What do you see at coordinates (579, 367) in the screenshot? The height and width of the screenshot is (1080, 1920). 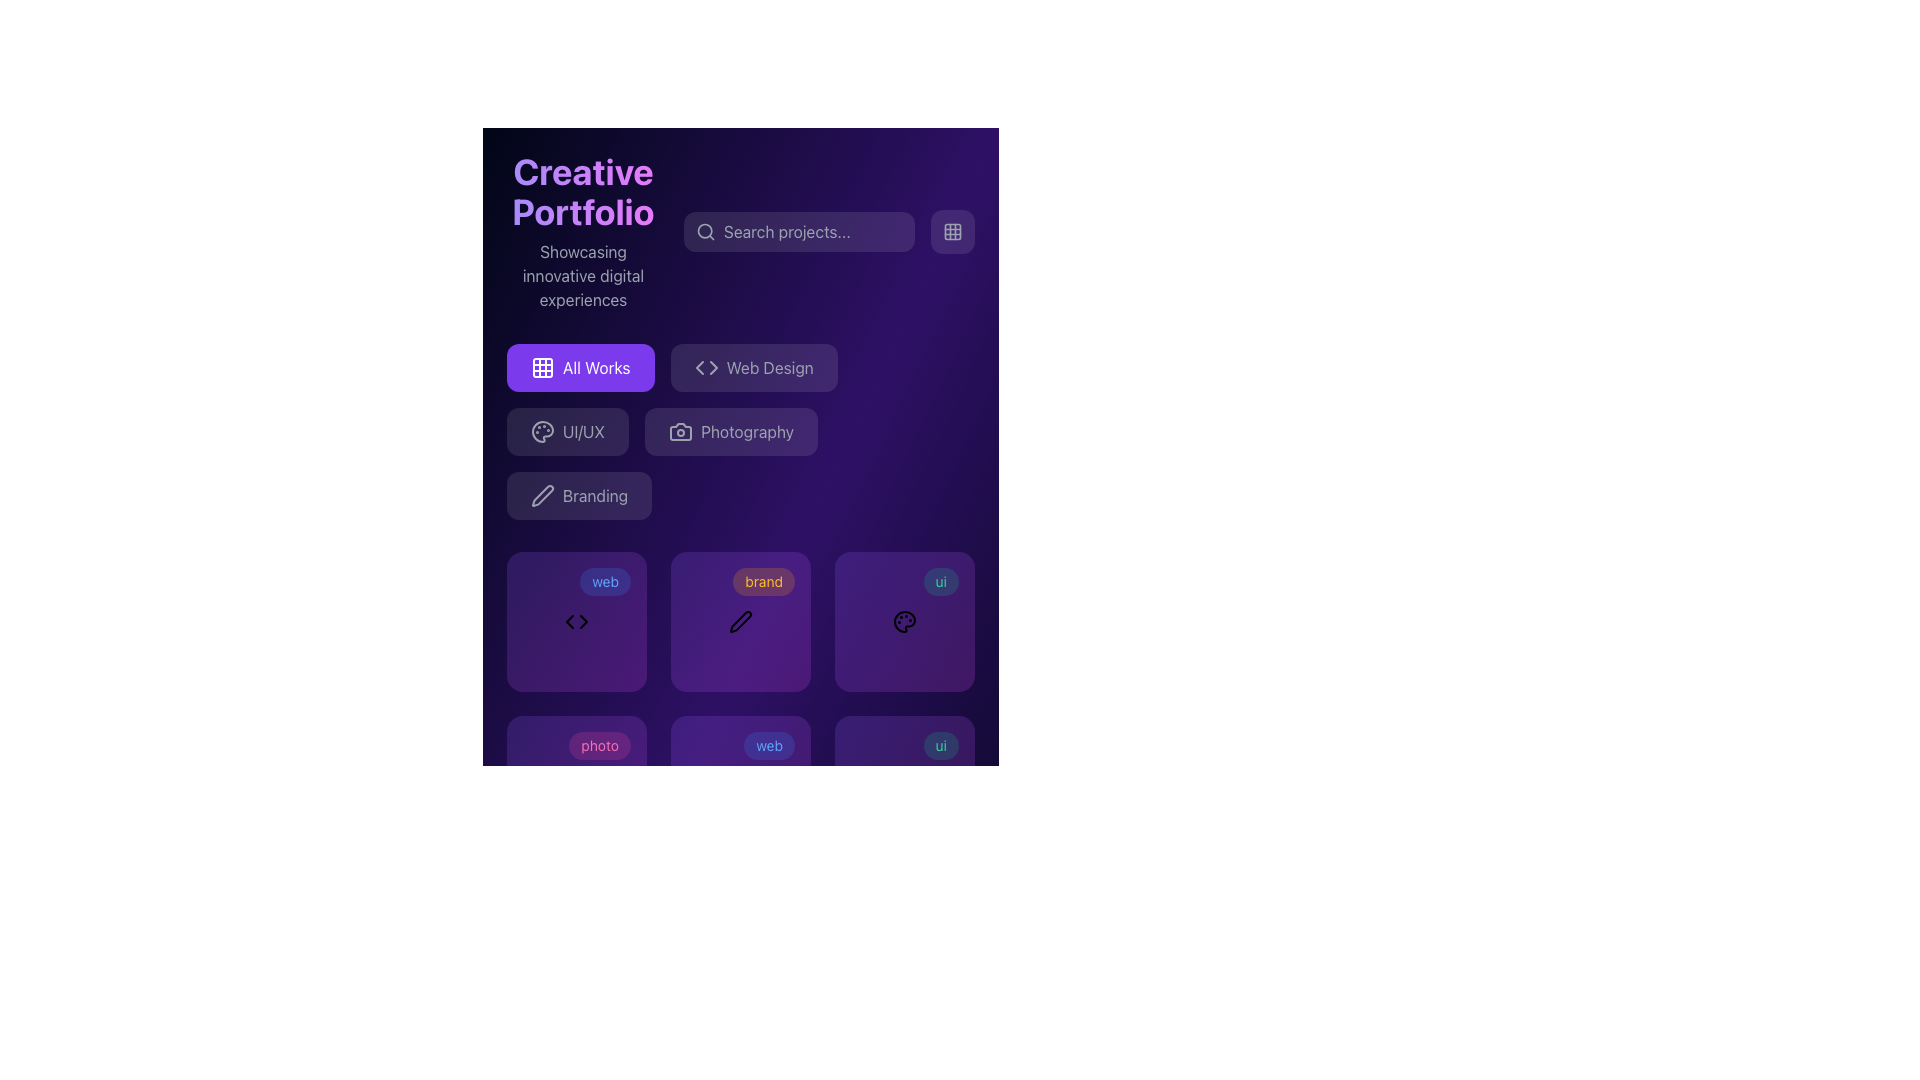 I see `the 'All Works' button, which is a rectangular button with a violet background and white text, located under the heading 'Creative Portfolio' as the first button in a horizontal row` at bounding box center [579, 367].